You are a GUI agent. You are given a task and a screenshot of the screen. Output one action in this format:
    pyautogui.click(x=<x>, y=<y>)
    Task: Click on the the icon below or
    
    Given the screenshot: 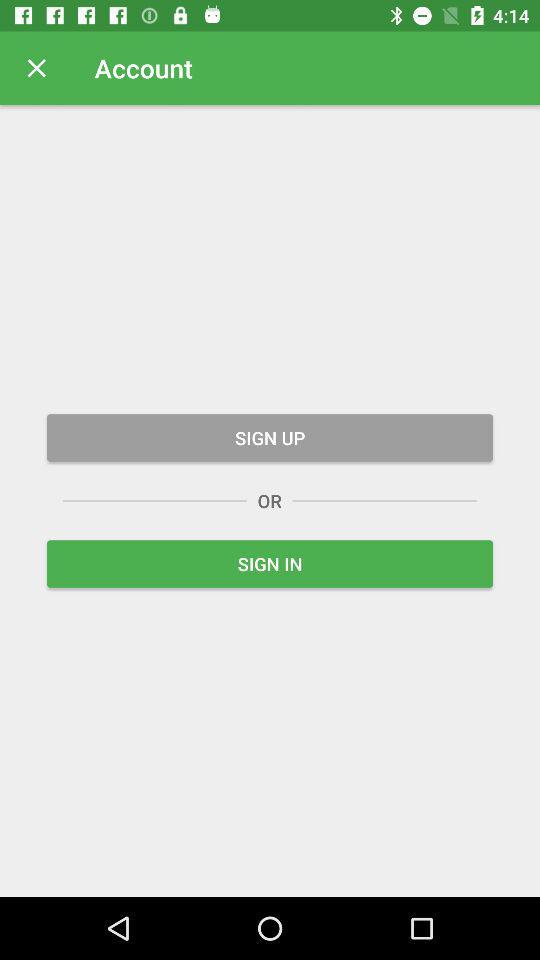 What is the action you would take?
    pyautogui.click(x=270, y=564)
    